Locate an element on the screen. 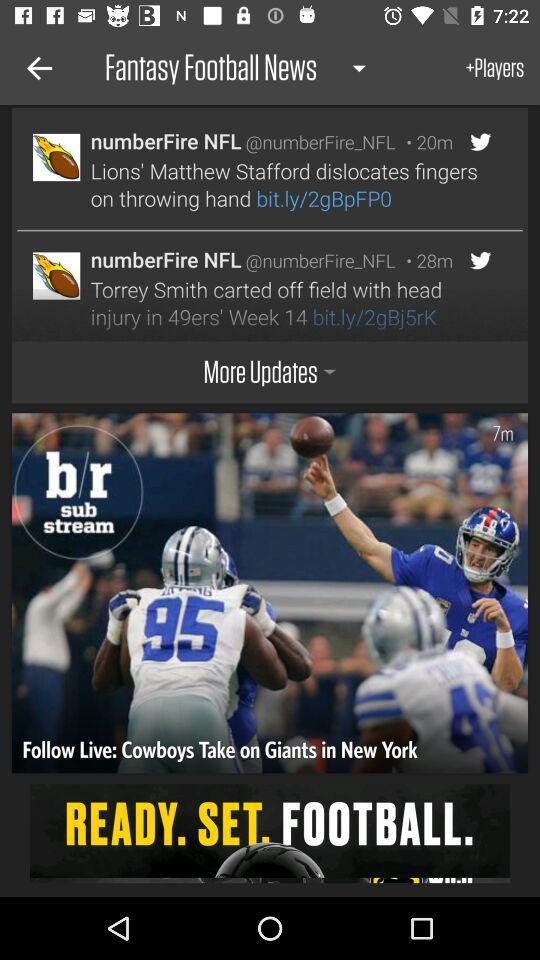  more updates is located at coordinates (270, 371).